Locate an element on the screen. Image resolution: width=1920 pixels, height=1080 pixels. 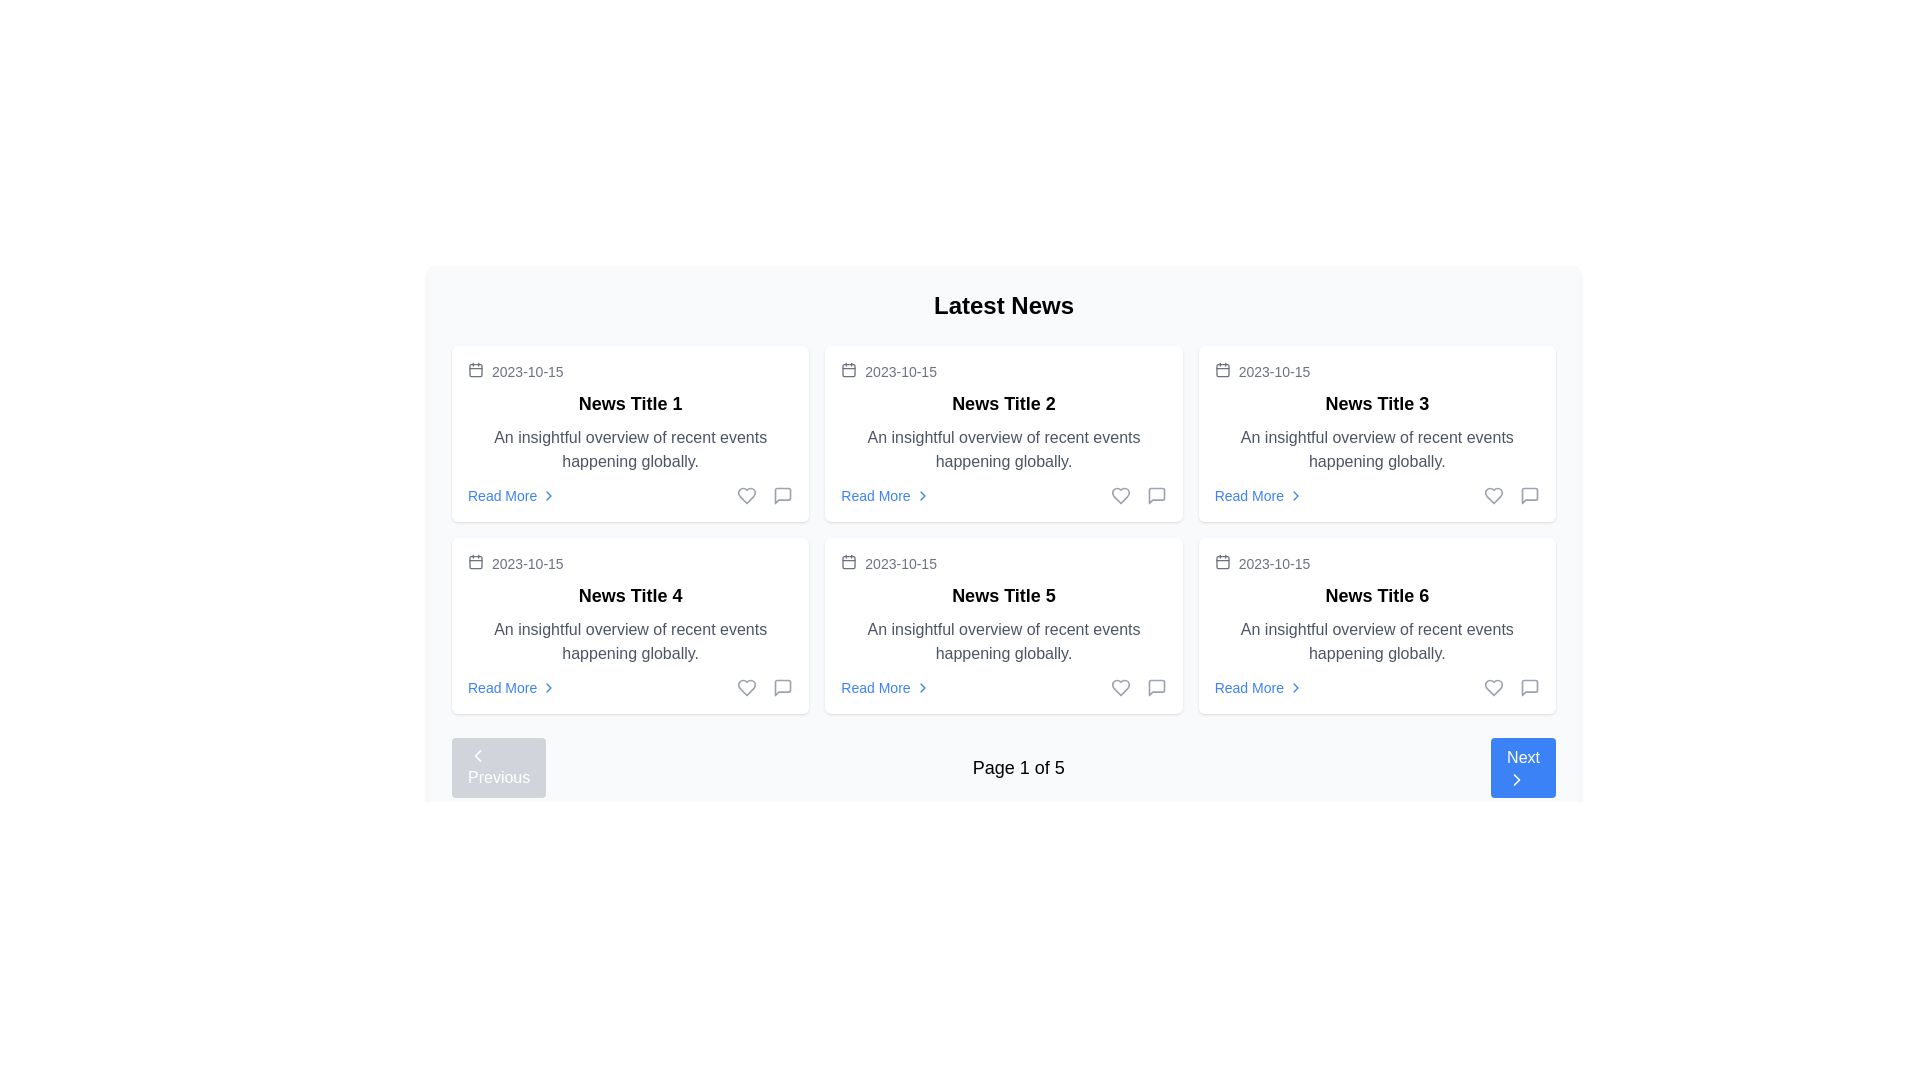
text displayed in the prominent text label titled 'News Title 5', which is bold and larger in font size, located in the second card of the news grid layout is located at coordinates (1003, 595).